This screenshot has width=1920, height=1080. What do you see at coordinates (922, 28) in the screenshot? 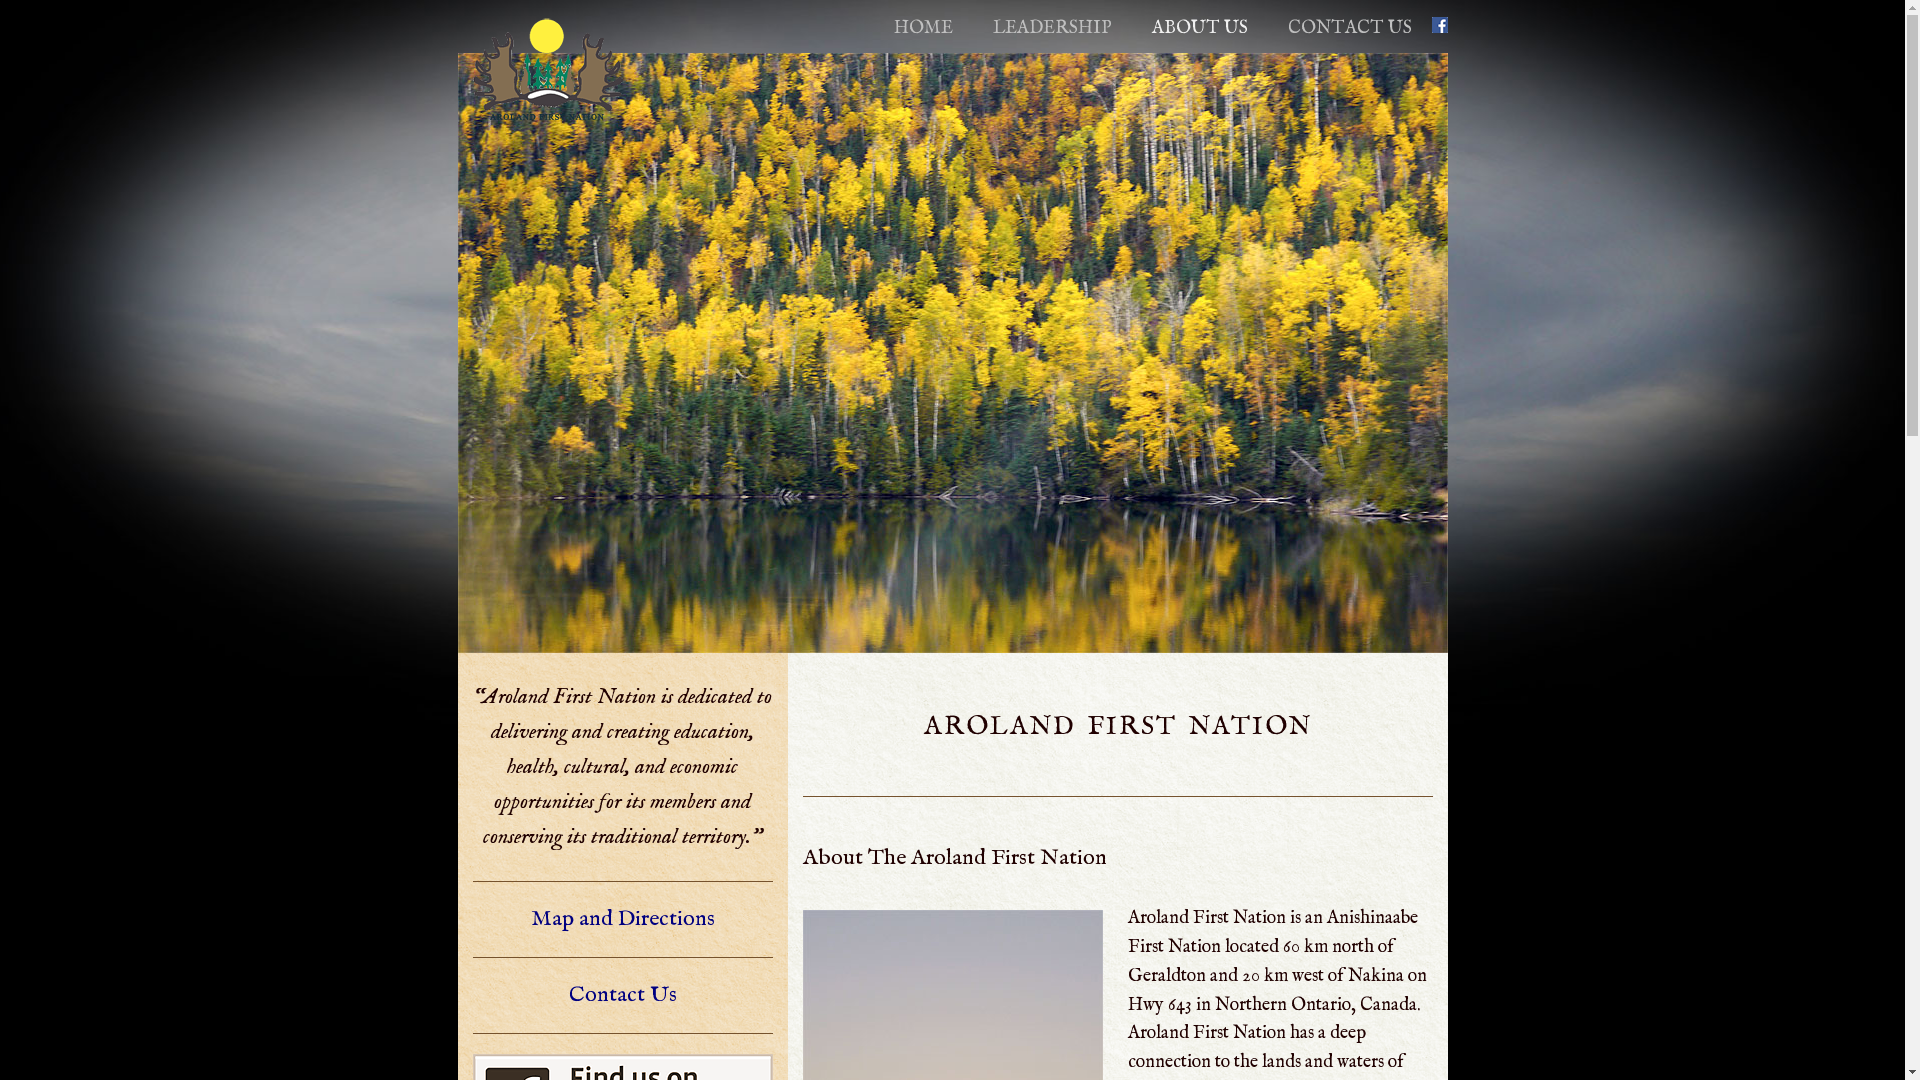
I see `'HOME'` at bounding box center [922, 28].